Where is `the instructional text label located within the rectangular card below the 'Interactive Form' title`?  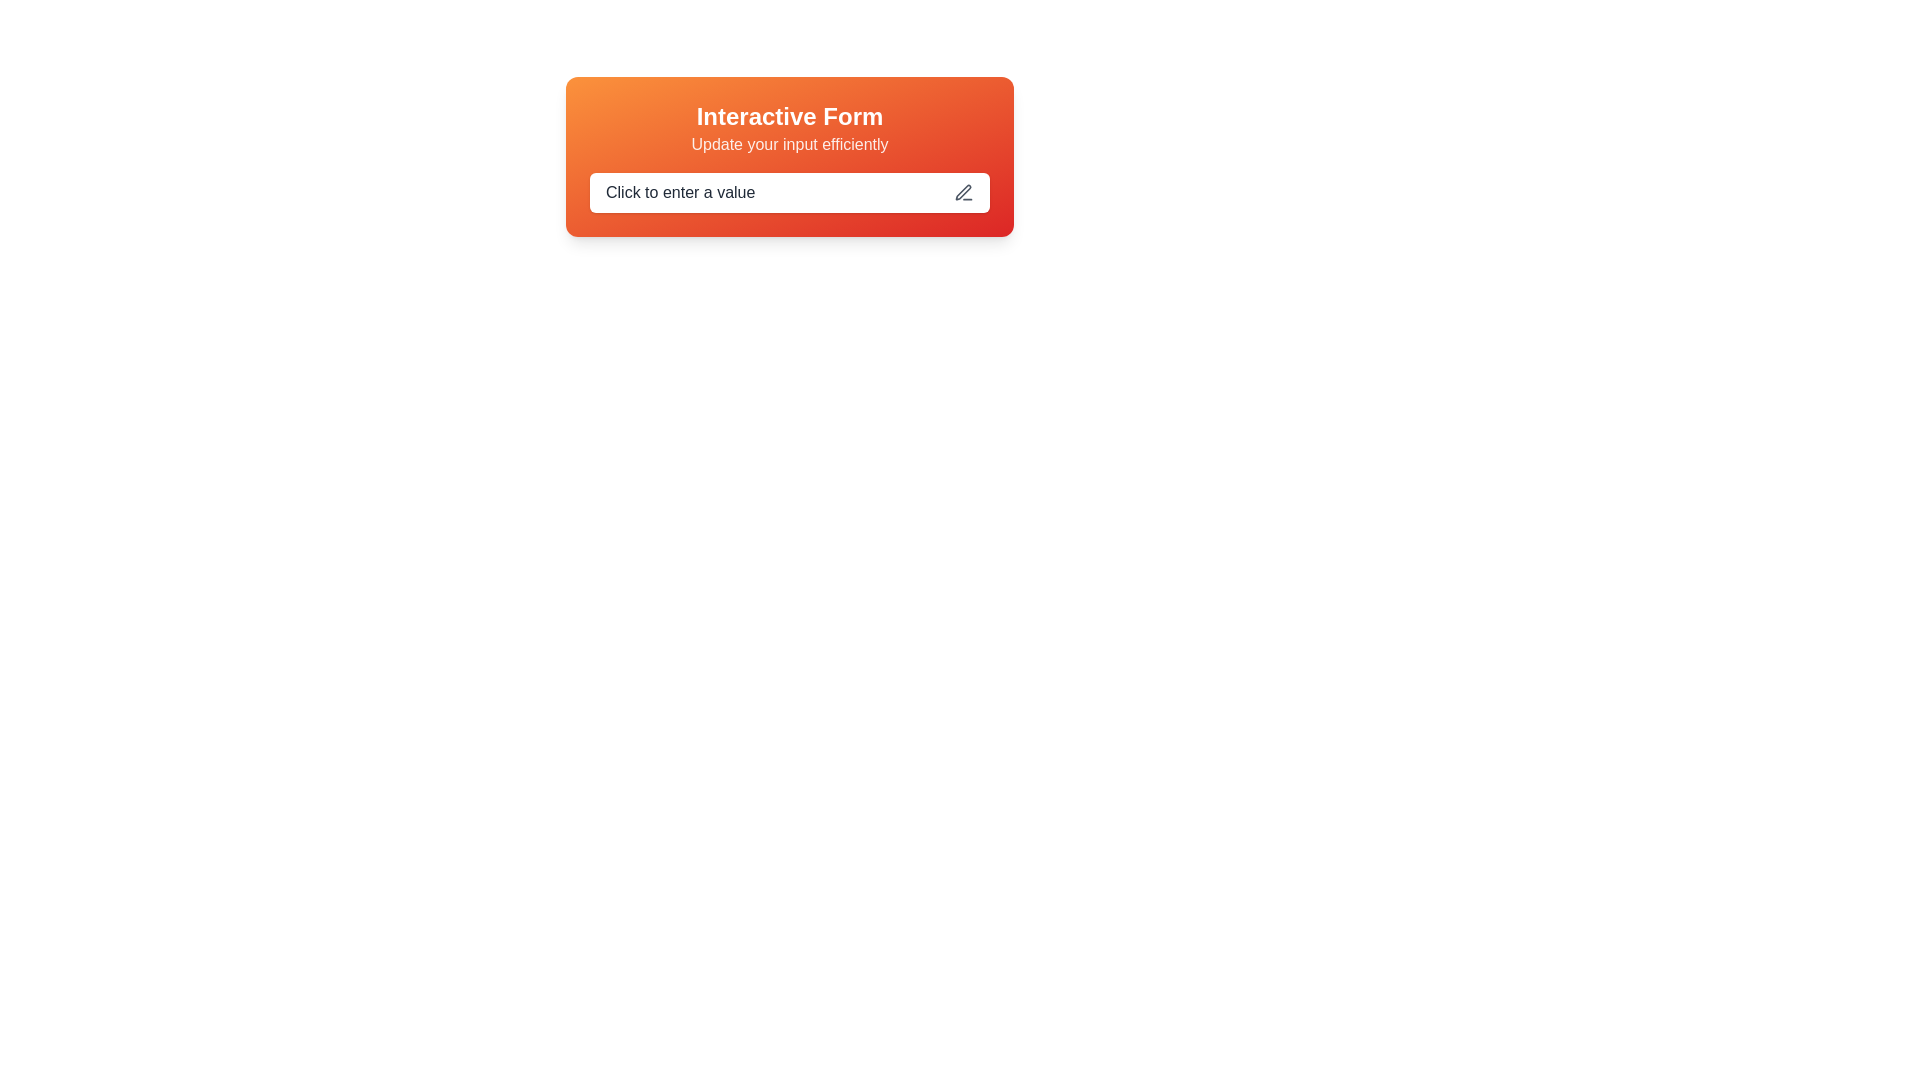 the instructional text label located within the rectangular card below the 'Interactive Form' title is located at coordinates (789, 144).